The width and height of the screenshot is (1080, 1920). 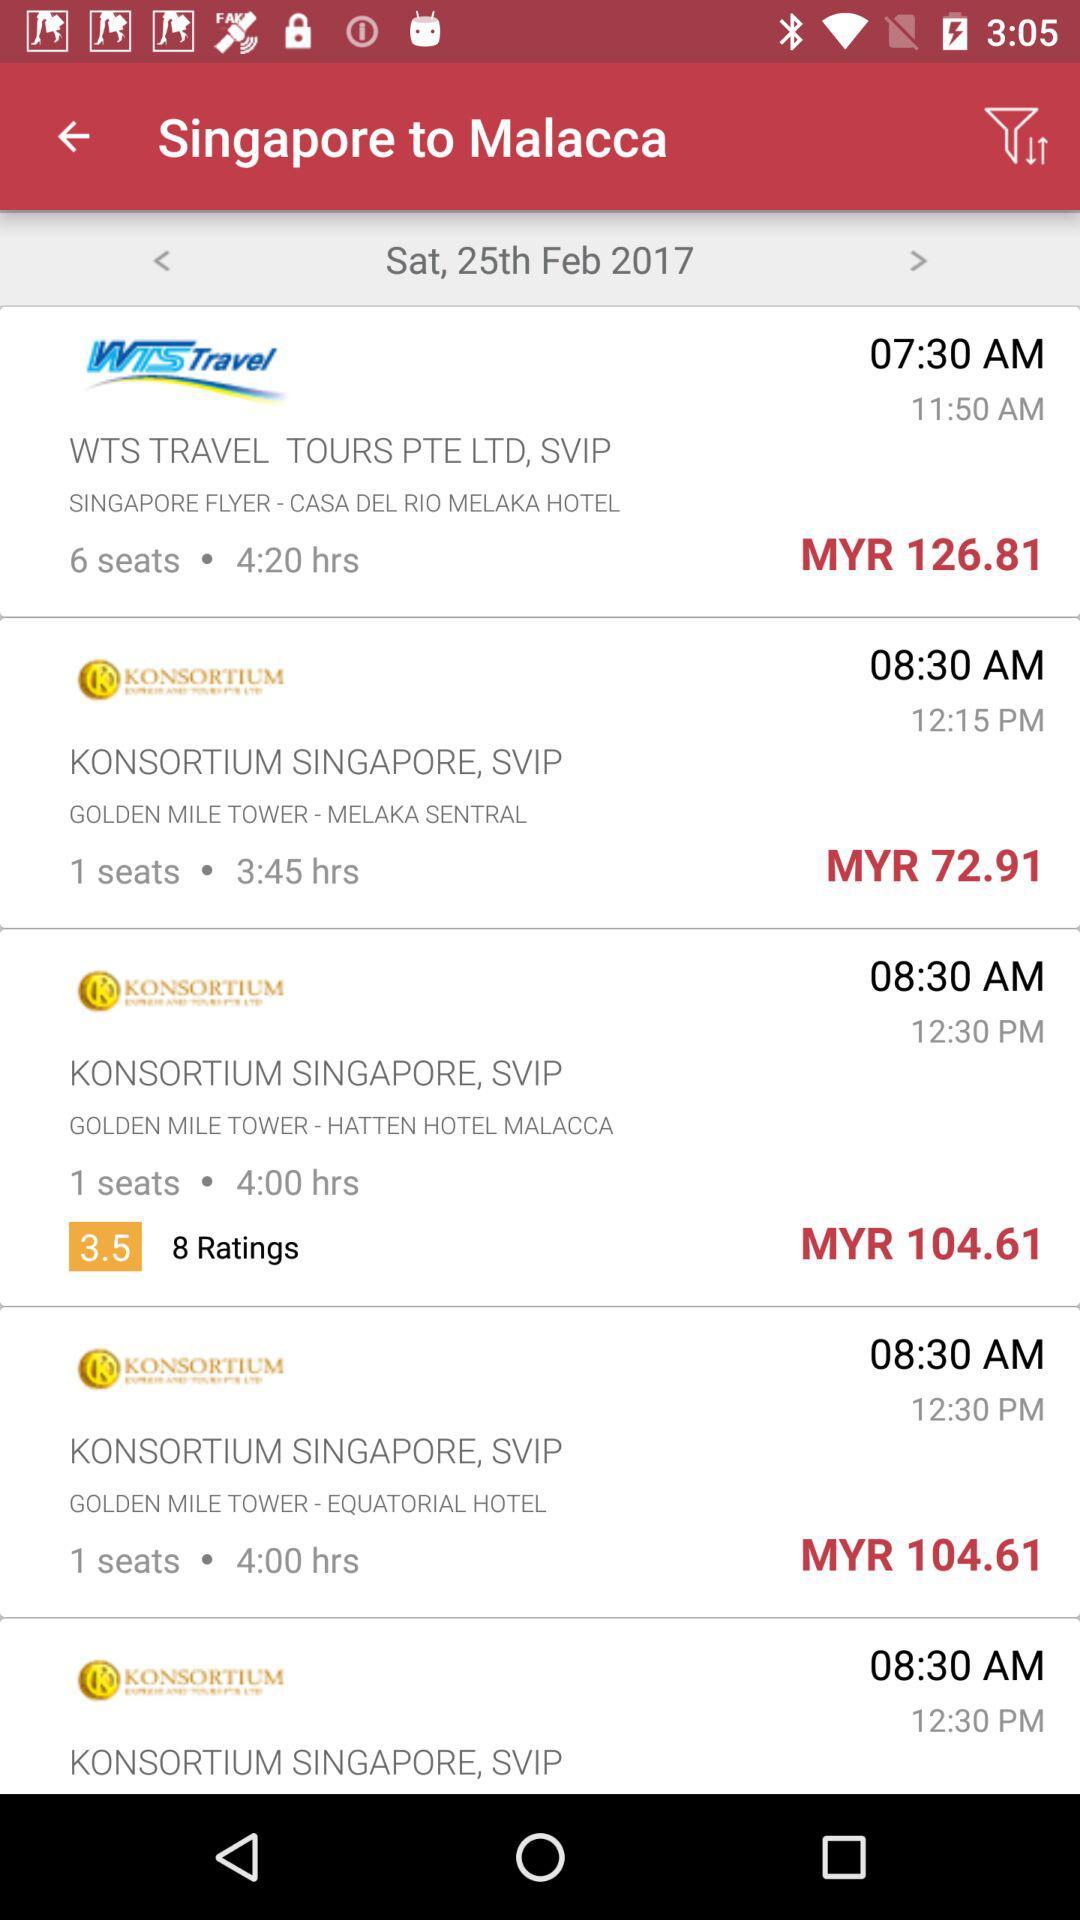 What do you see at coordinates (159, 257) in the screenshot?
I see `back button` at bounding box center [159, 257].